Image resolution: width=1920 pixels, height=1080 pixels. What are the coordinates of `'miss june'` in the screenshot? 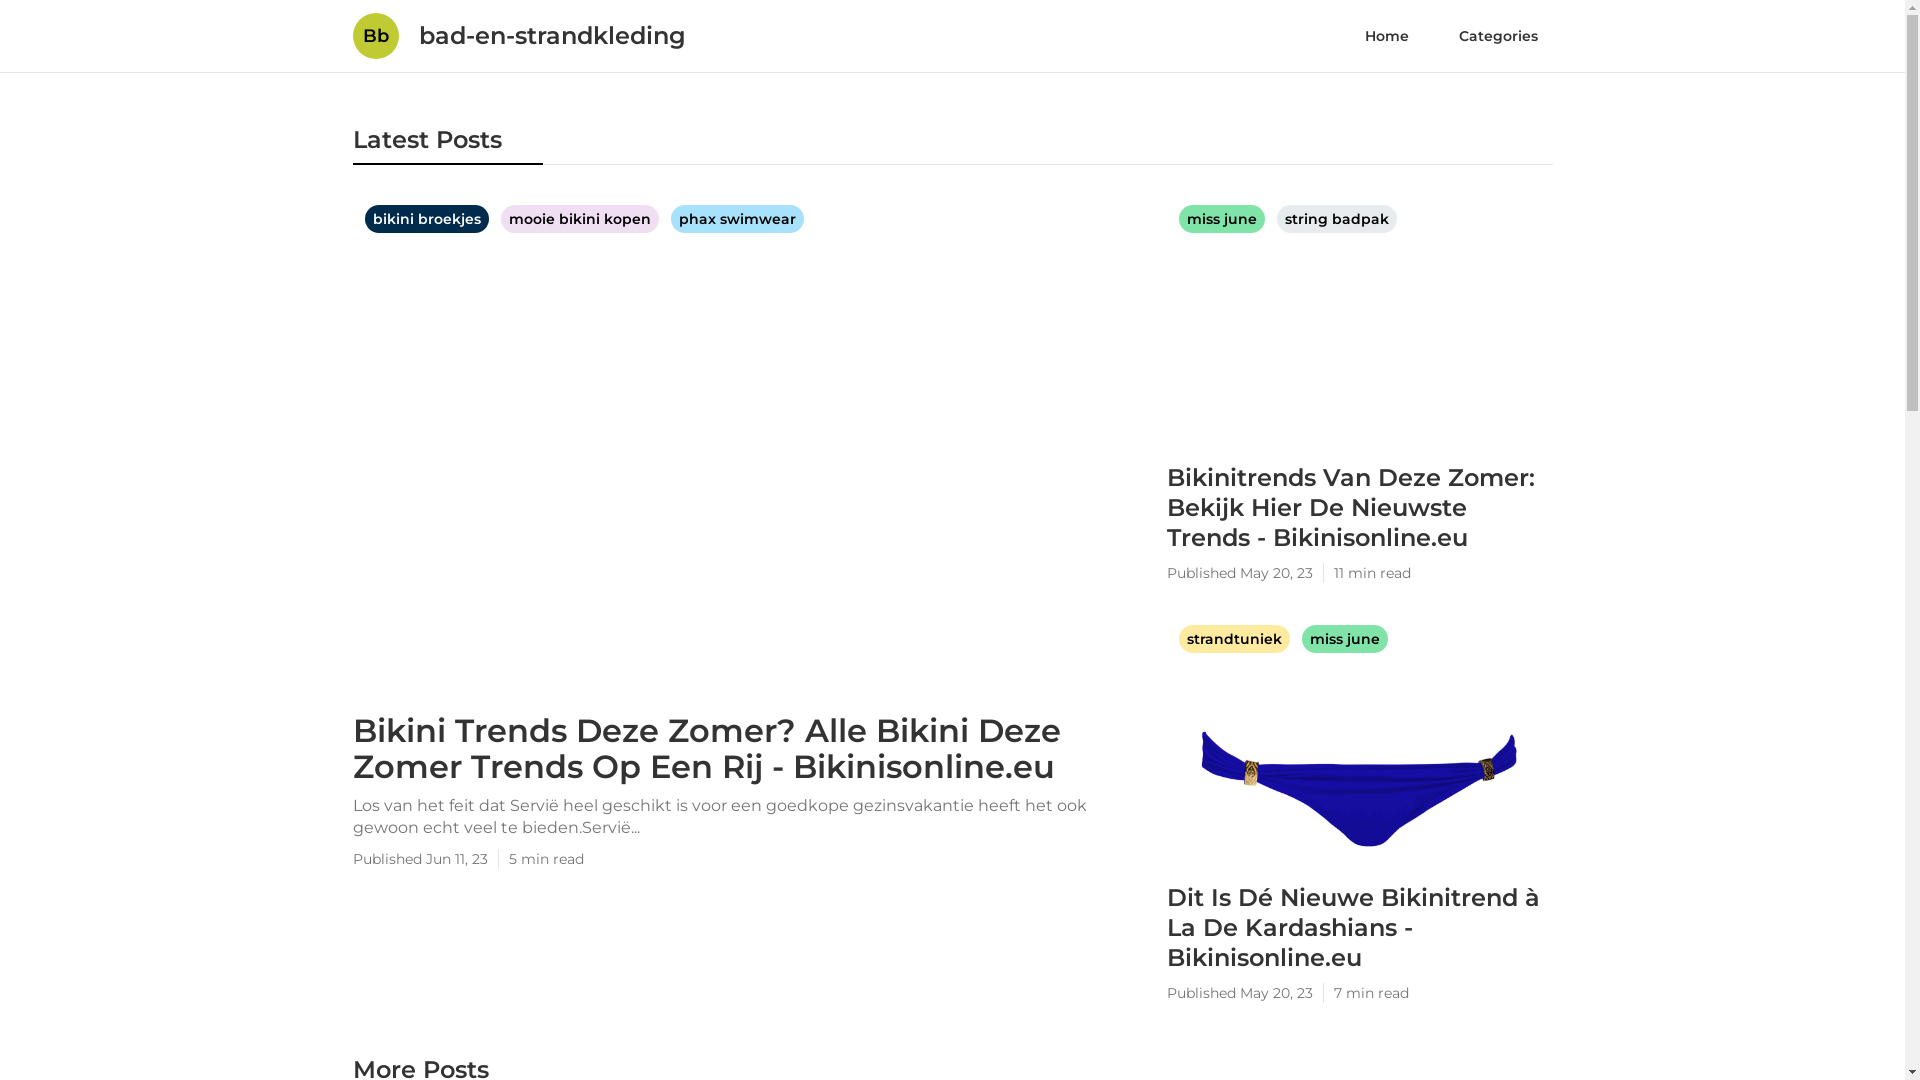 It's located at (1344, 639).